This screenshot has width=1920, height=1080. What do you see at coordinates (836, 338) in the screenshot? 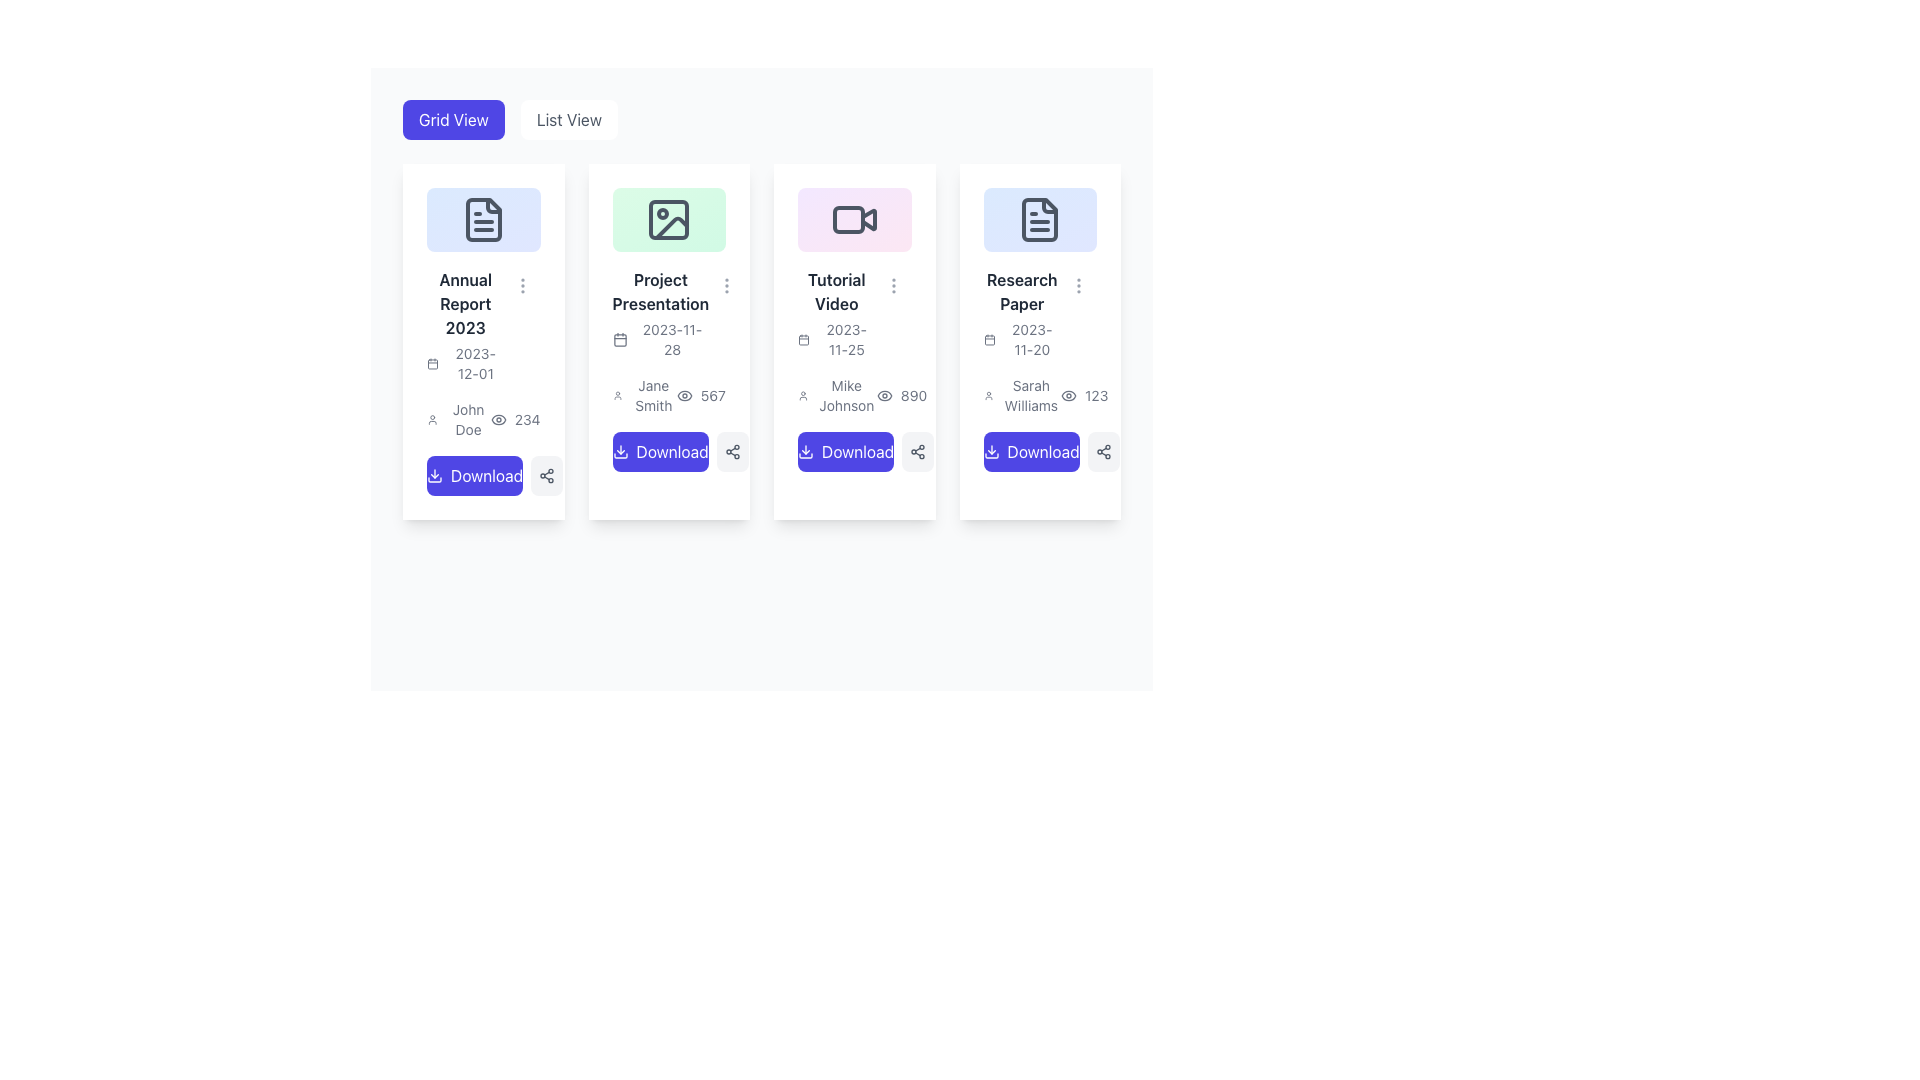
I see `the text label with an accompanying icon that represents the publishing date of the 'Tutorial Video' content, located in the third card from the left in the grid layout` at bounding box center [836, 338].